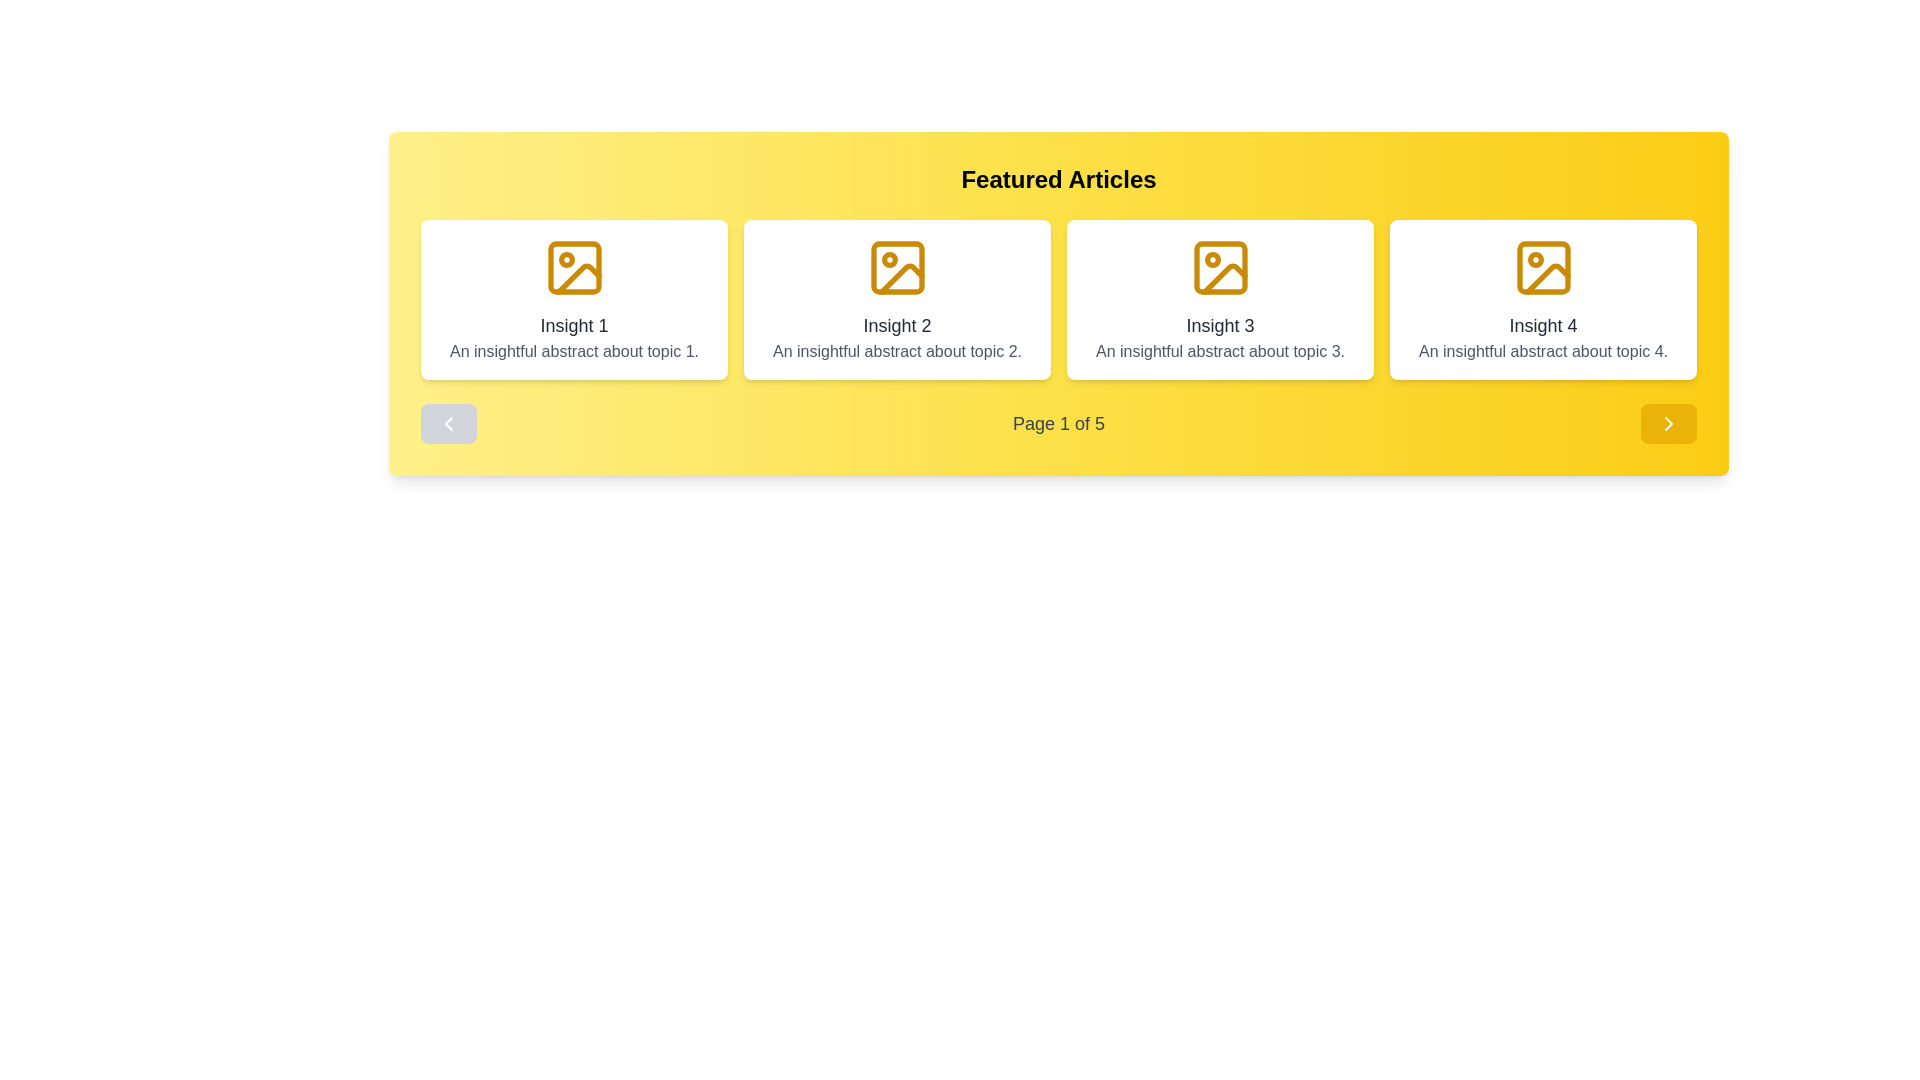  What do you see at coordinates (573, 266) in the screenshot?
I see `the SVG Rectangle Graphic Element that serves as the background of the icon in the first article card of the carousel` at bounding box center [573, 266].